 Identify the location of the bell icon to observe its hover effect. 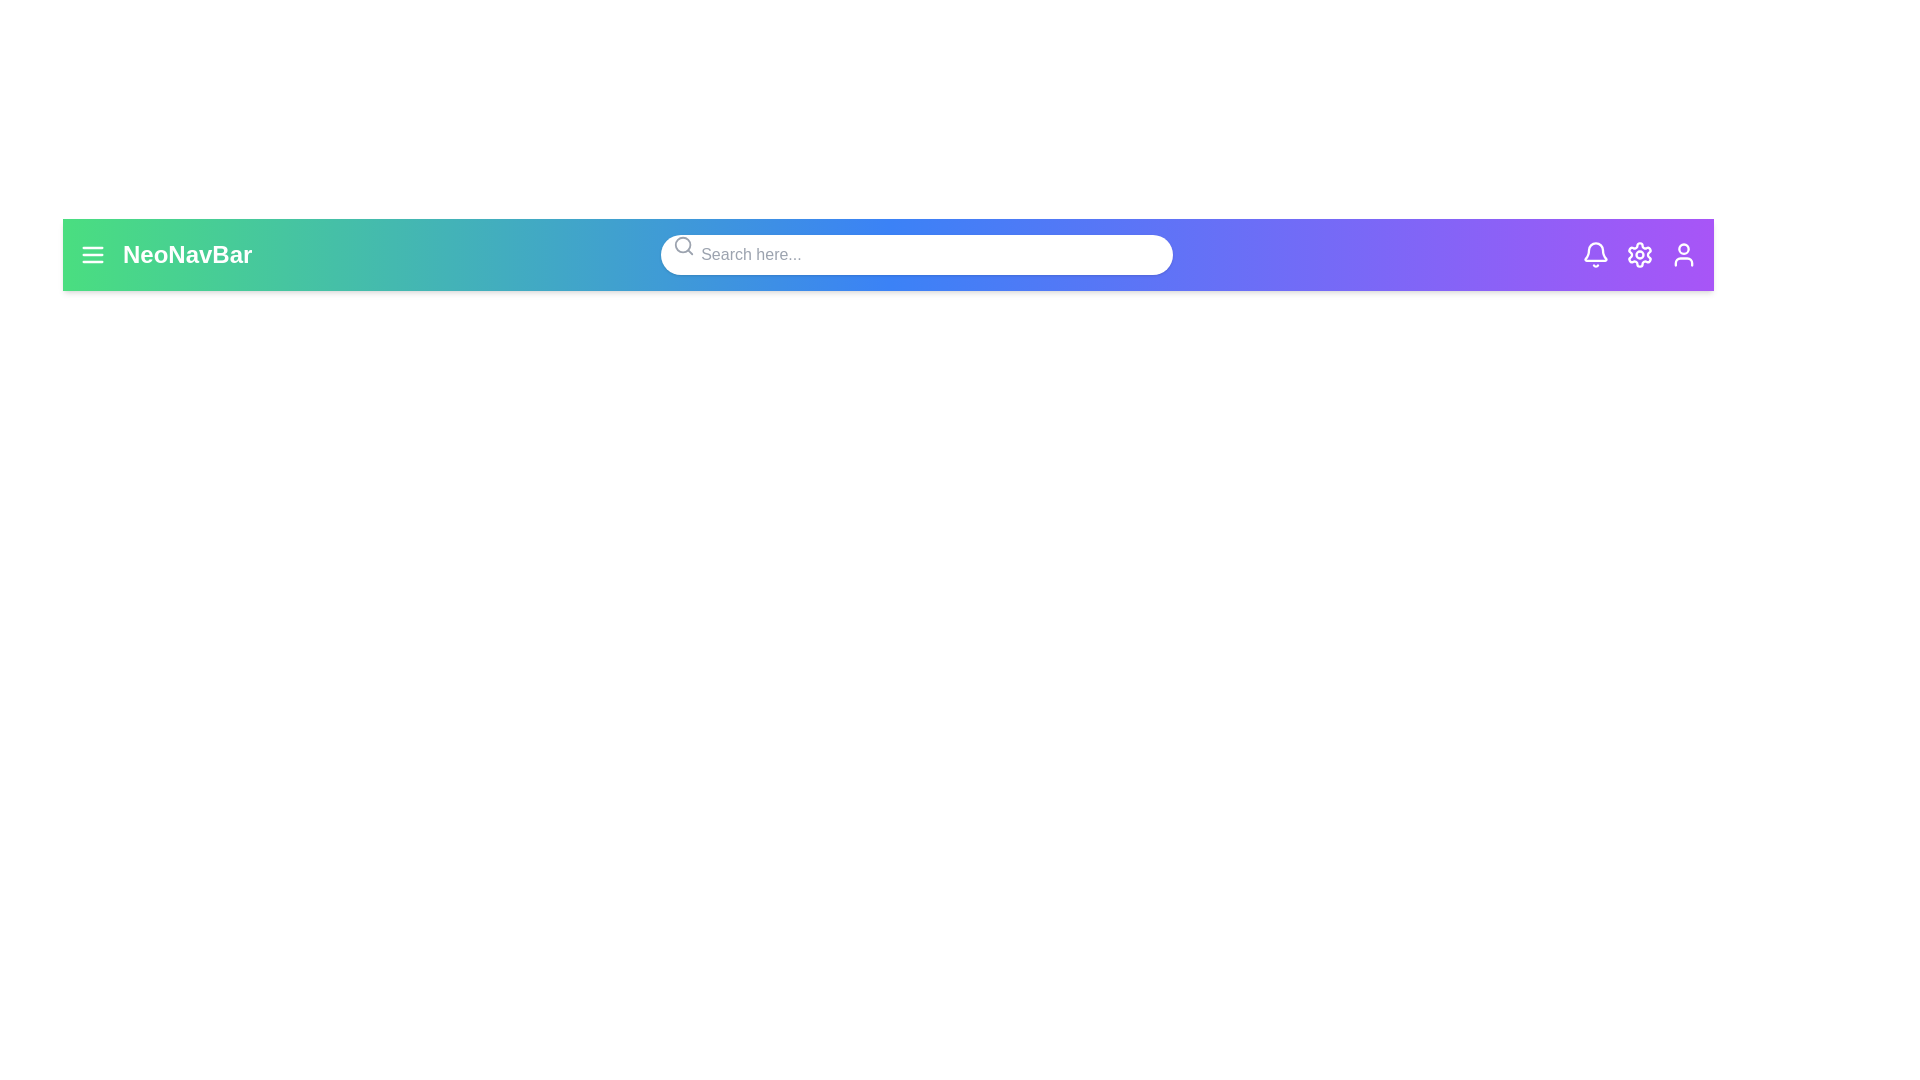
(1594, 253).